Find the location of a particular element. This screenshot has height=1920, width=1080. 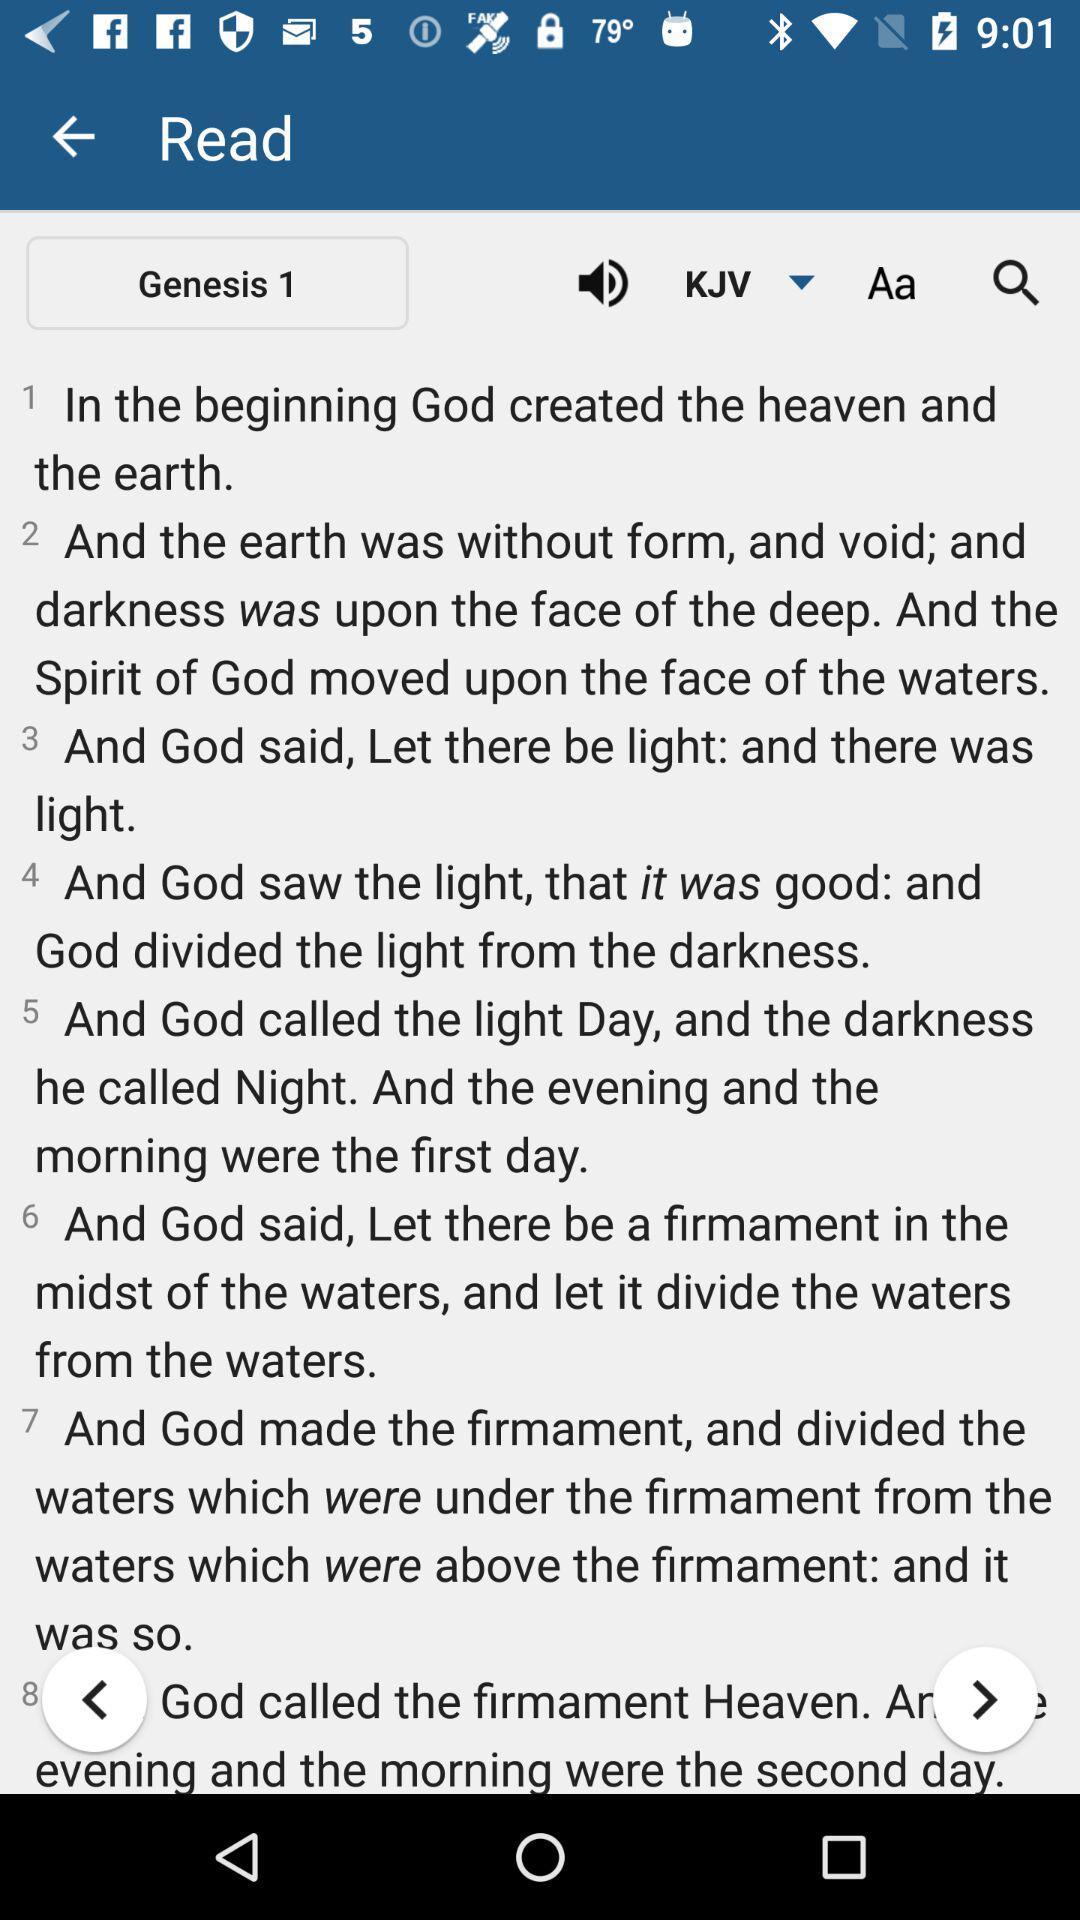

icon above 1 in the is located at coordinates (738, 282).